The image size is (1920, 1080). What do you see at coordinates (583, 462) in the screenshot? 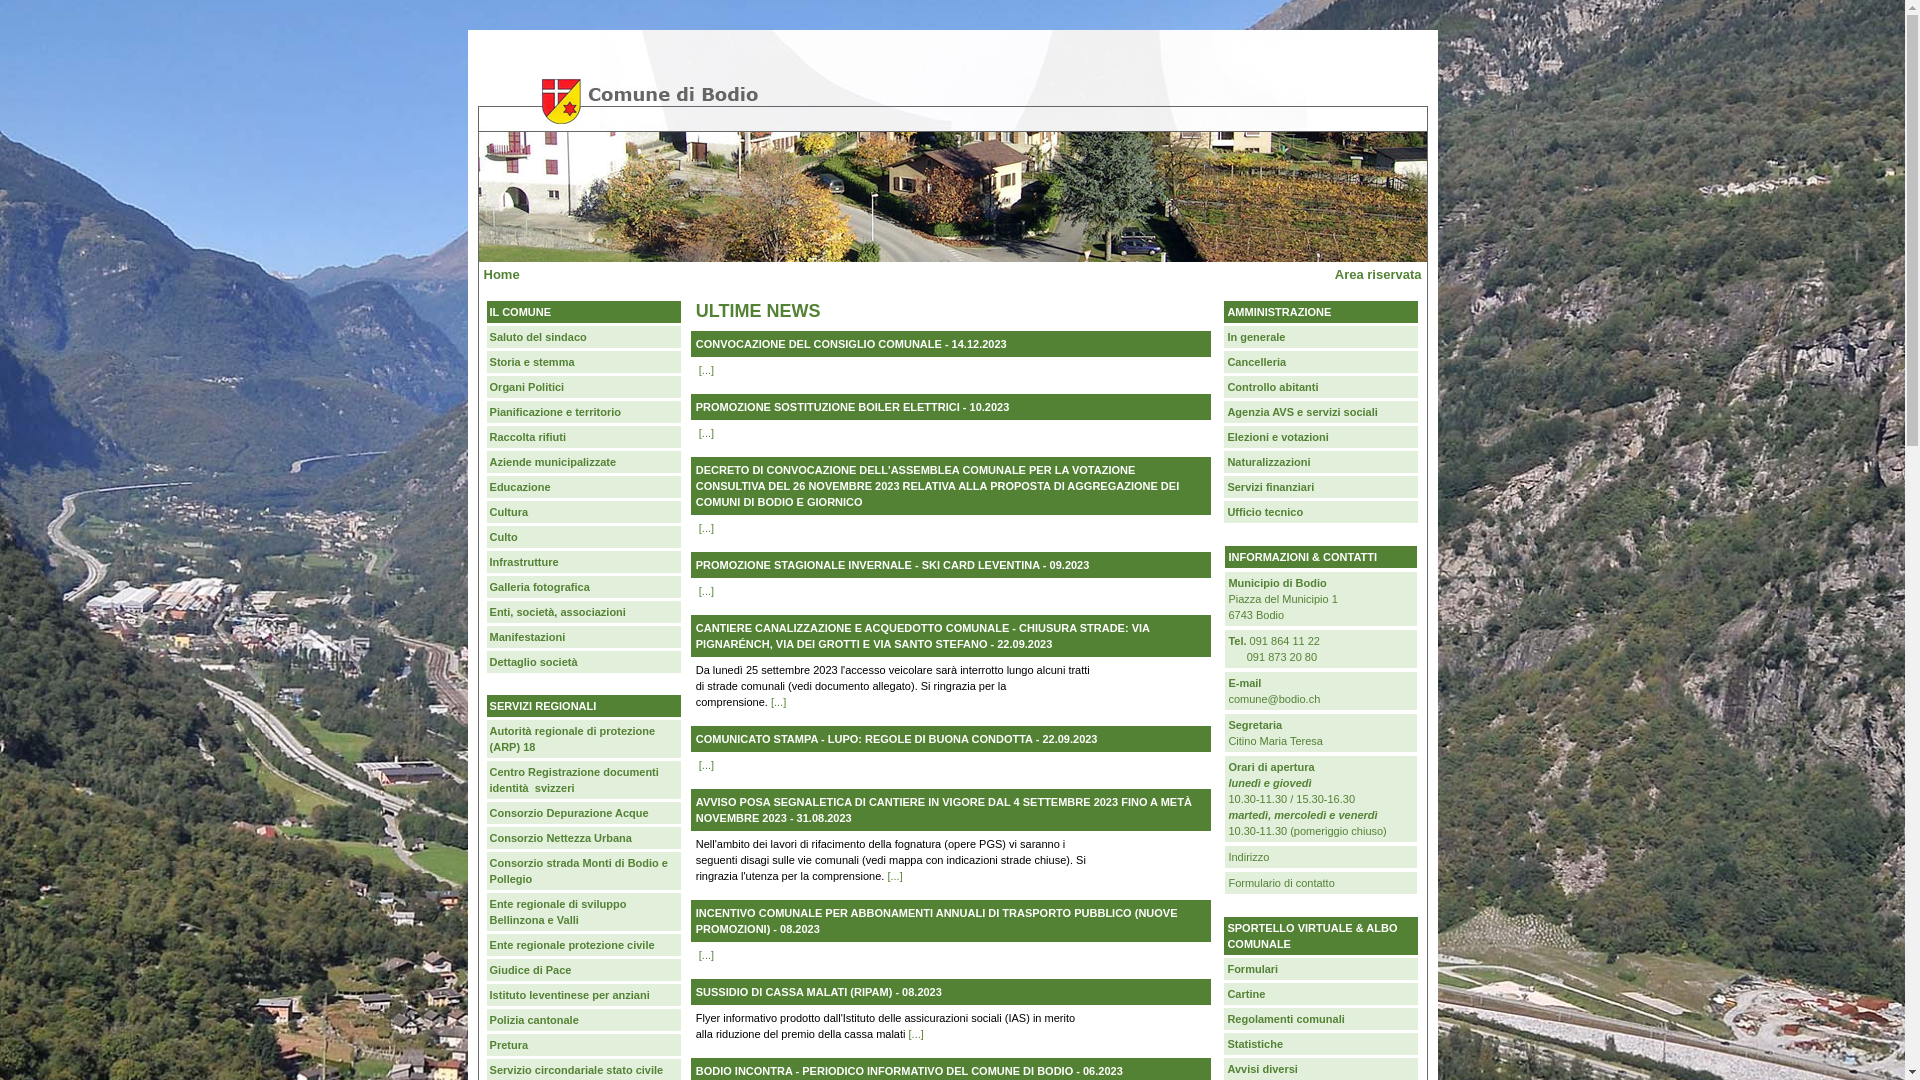
I see `'Aziende municipalizzate'` at bounding box center [583, 462].